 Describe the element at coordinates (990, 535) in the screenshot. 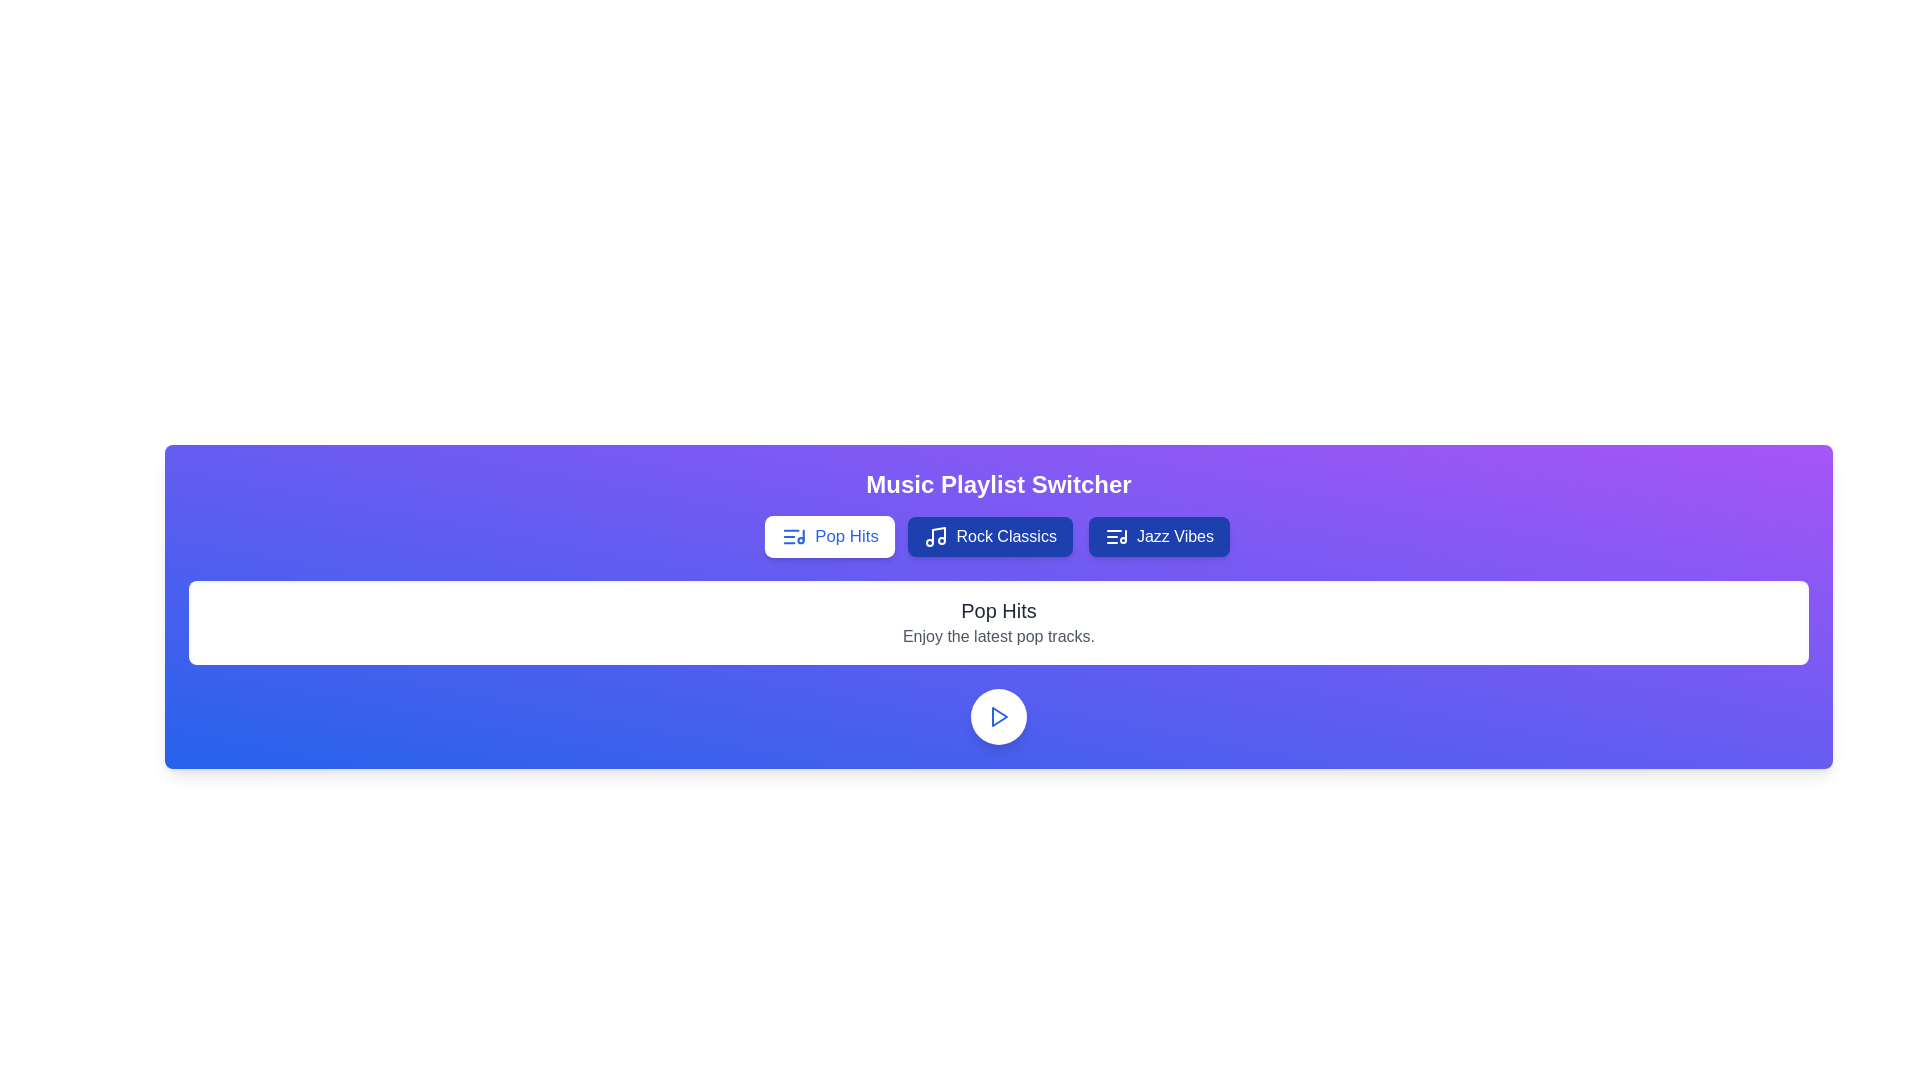

I see `the button located between 'Pop Hits' and 'Jazz Vibes' to switch to the 'Rock Classics' playlist` at that location.